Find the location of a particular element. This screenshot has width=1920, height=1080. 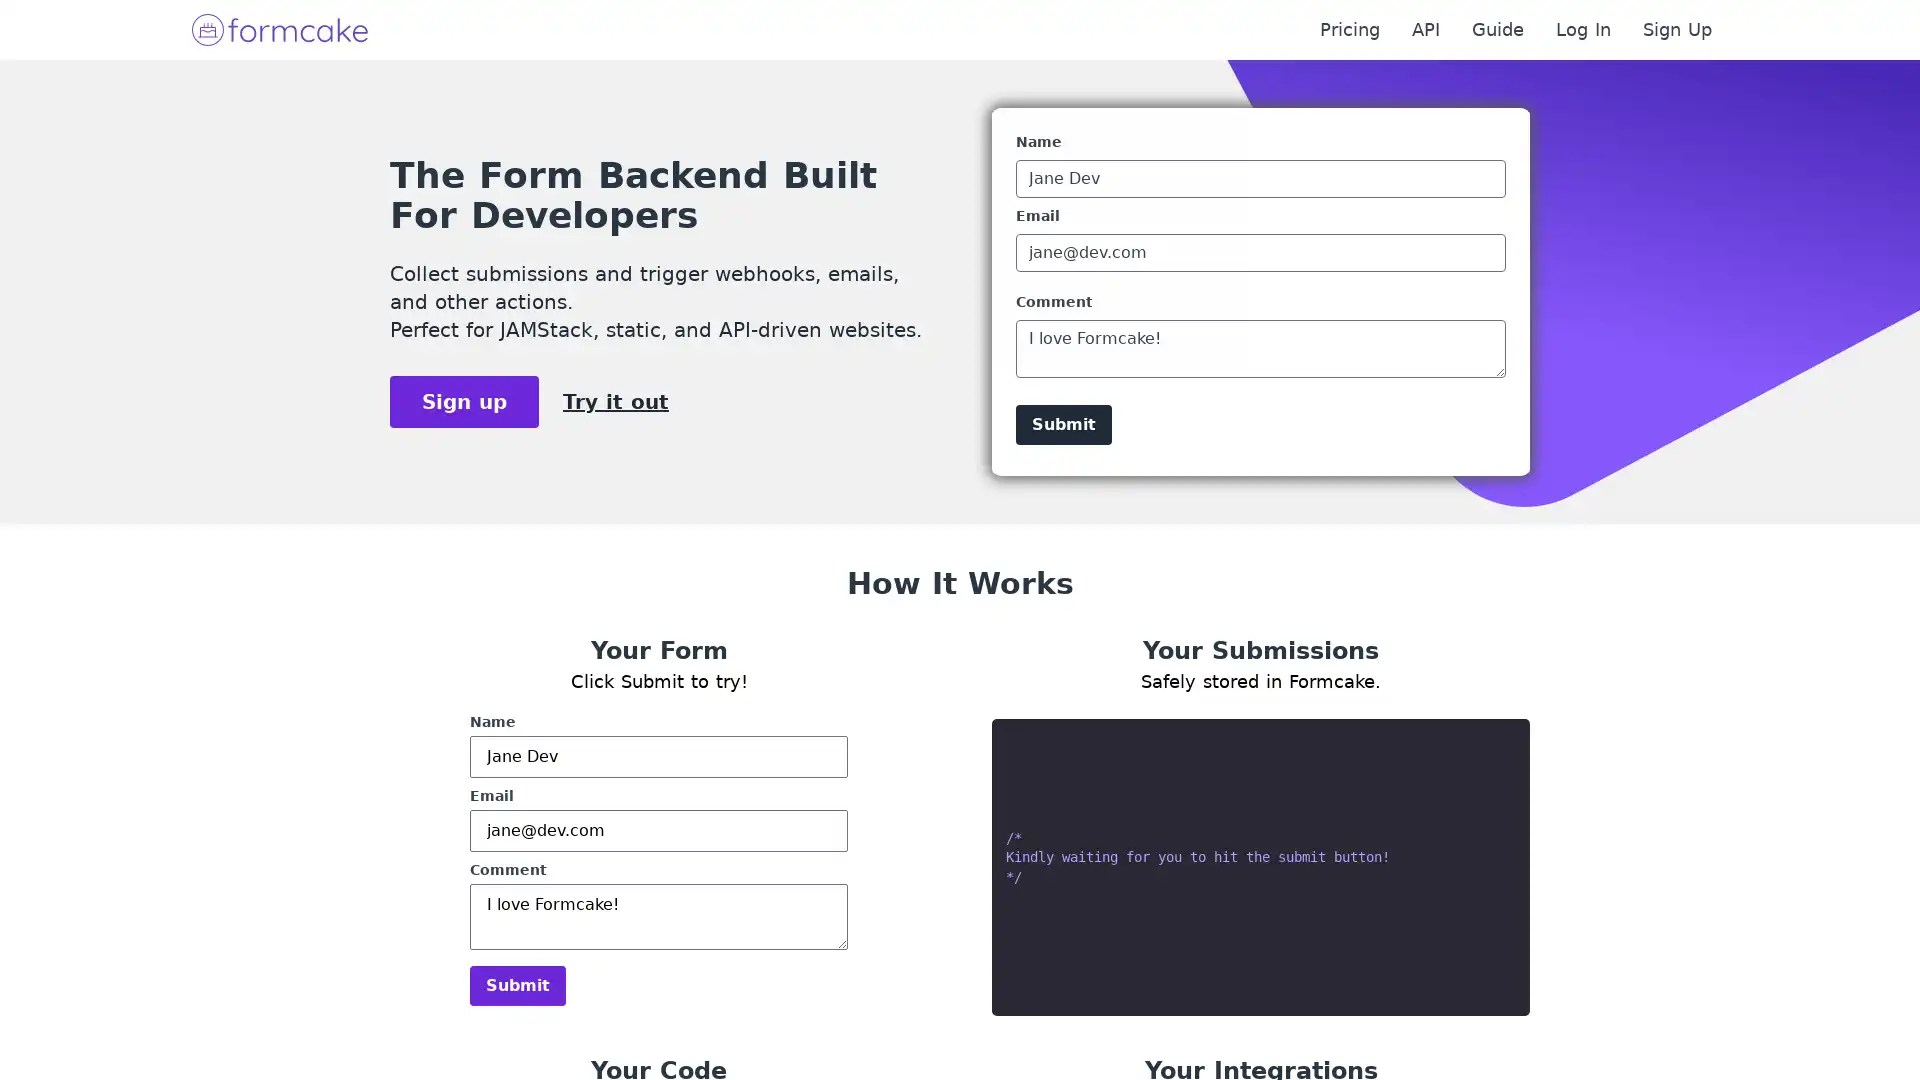

Submit is located at coordinates (518, 983).